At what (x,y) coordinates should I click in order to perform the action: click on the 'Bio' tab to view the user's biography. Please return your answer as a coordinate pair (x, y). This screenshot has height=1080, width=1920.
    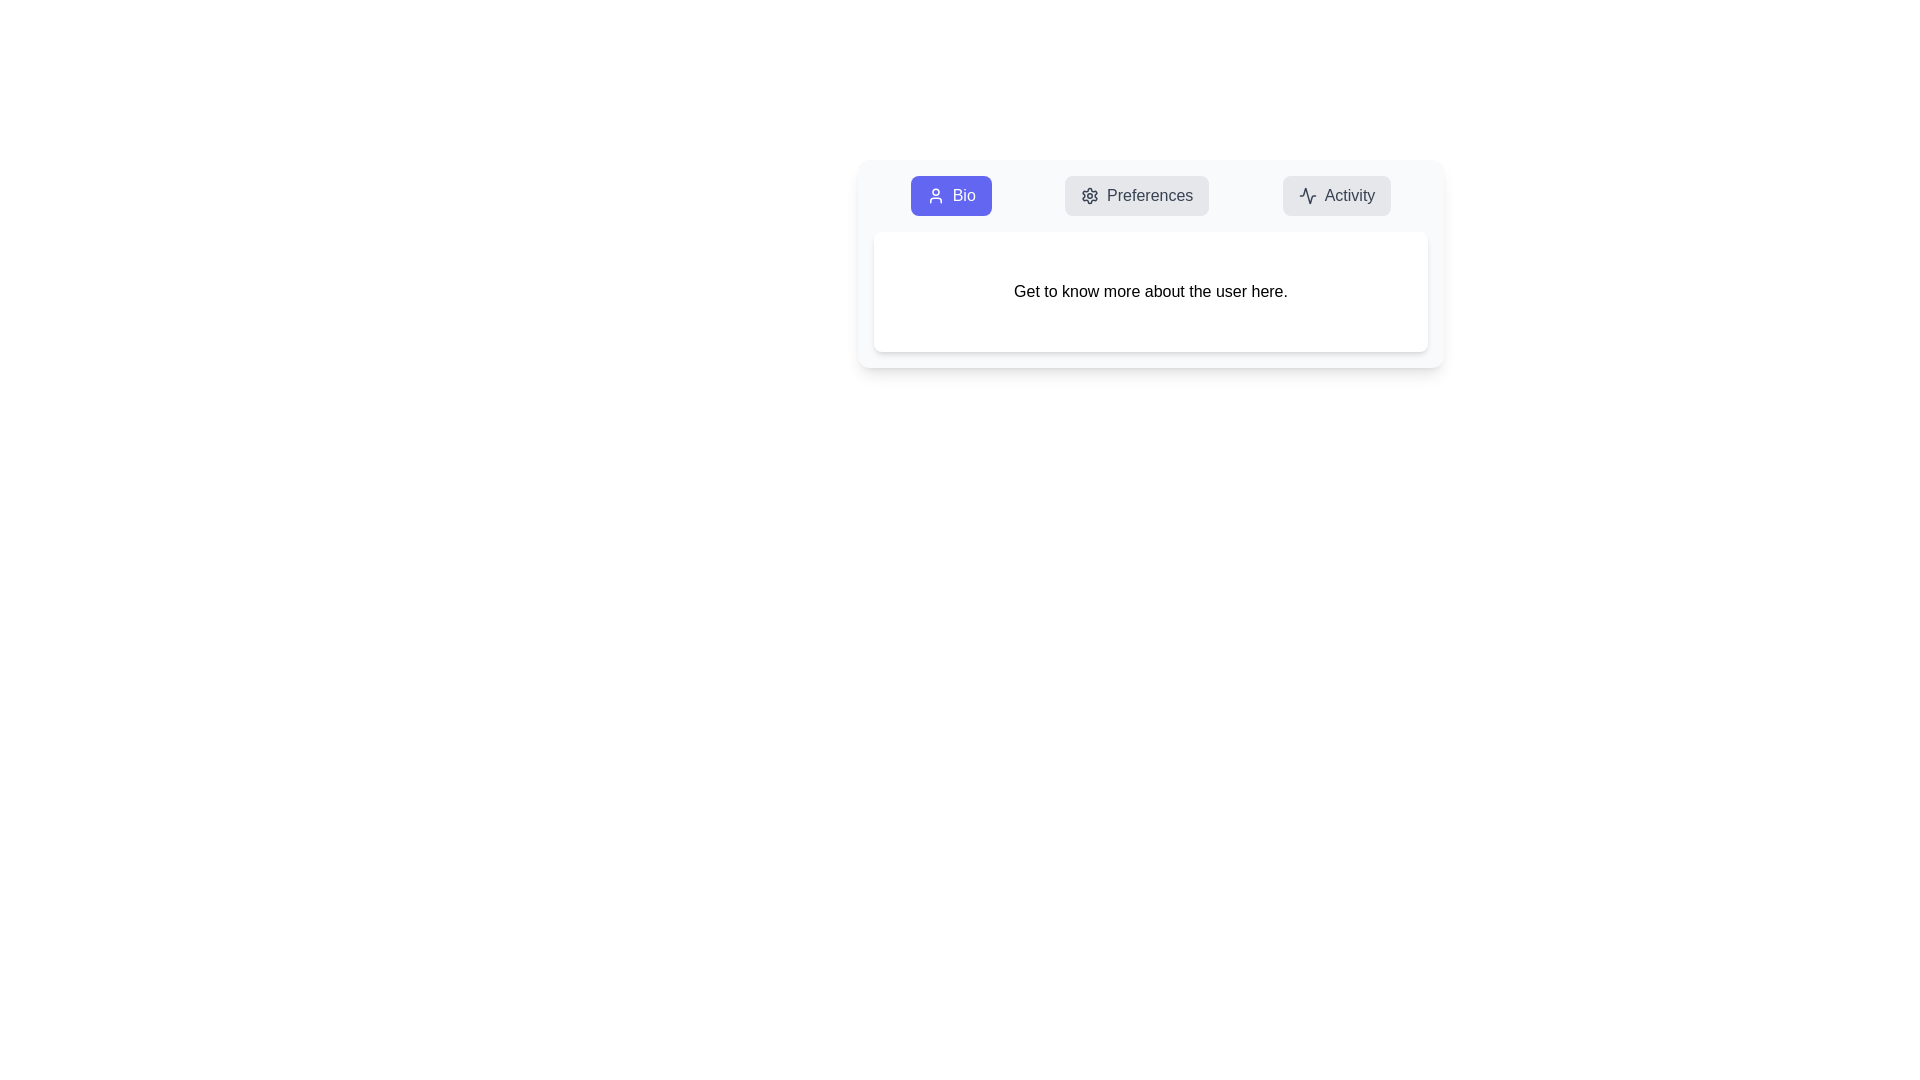
    Looking at the image, I should click on (949, 196).